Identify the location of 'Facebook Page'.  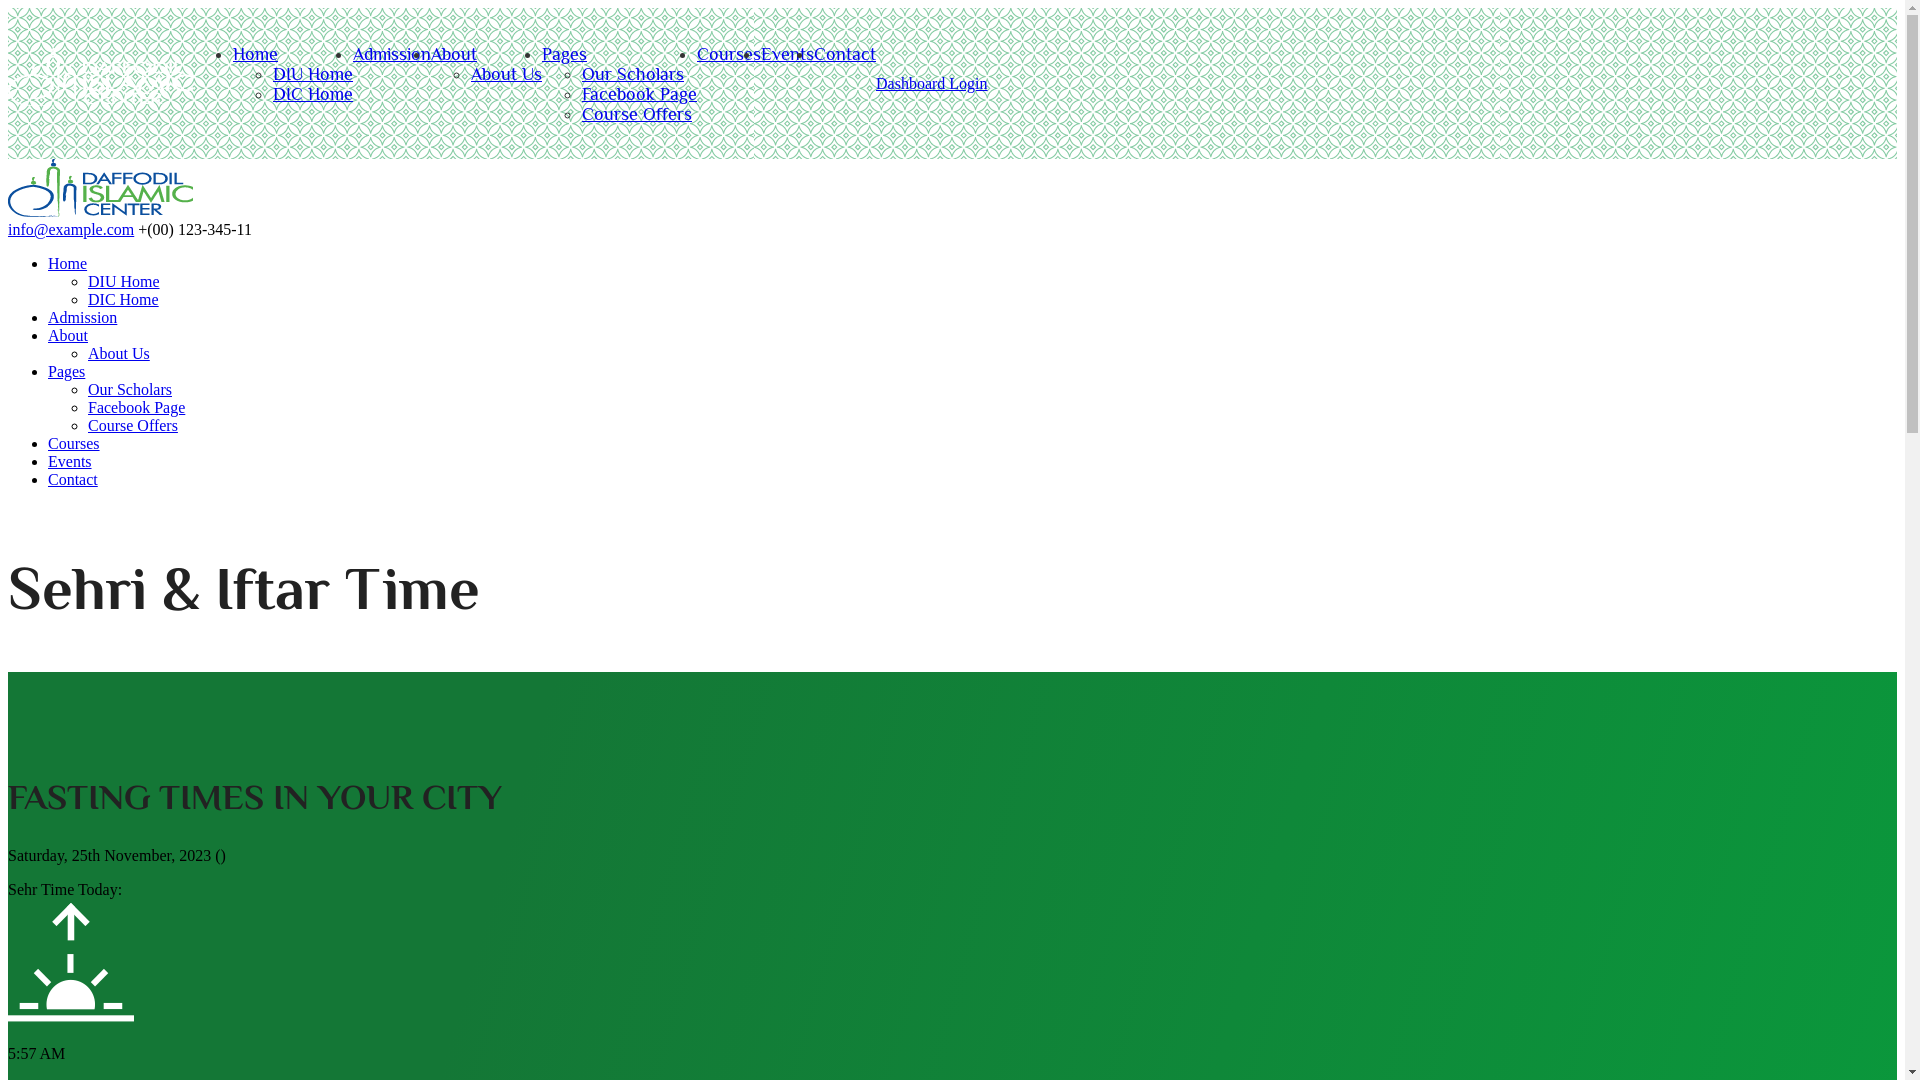
(135, 406).